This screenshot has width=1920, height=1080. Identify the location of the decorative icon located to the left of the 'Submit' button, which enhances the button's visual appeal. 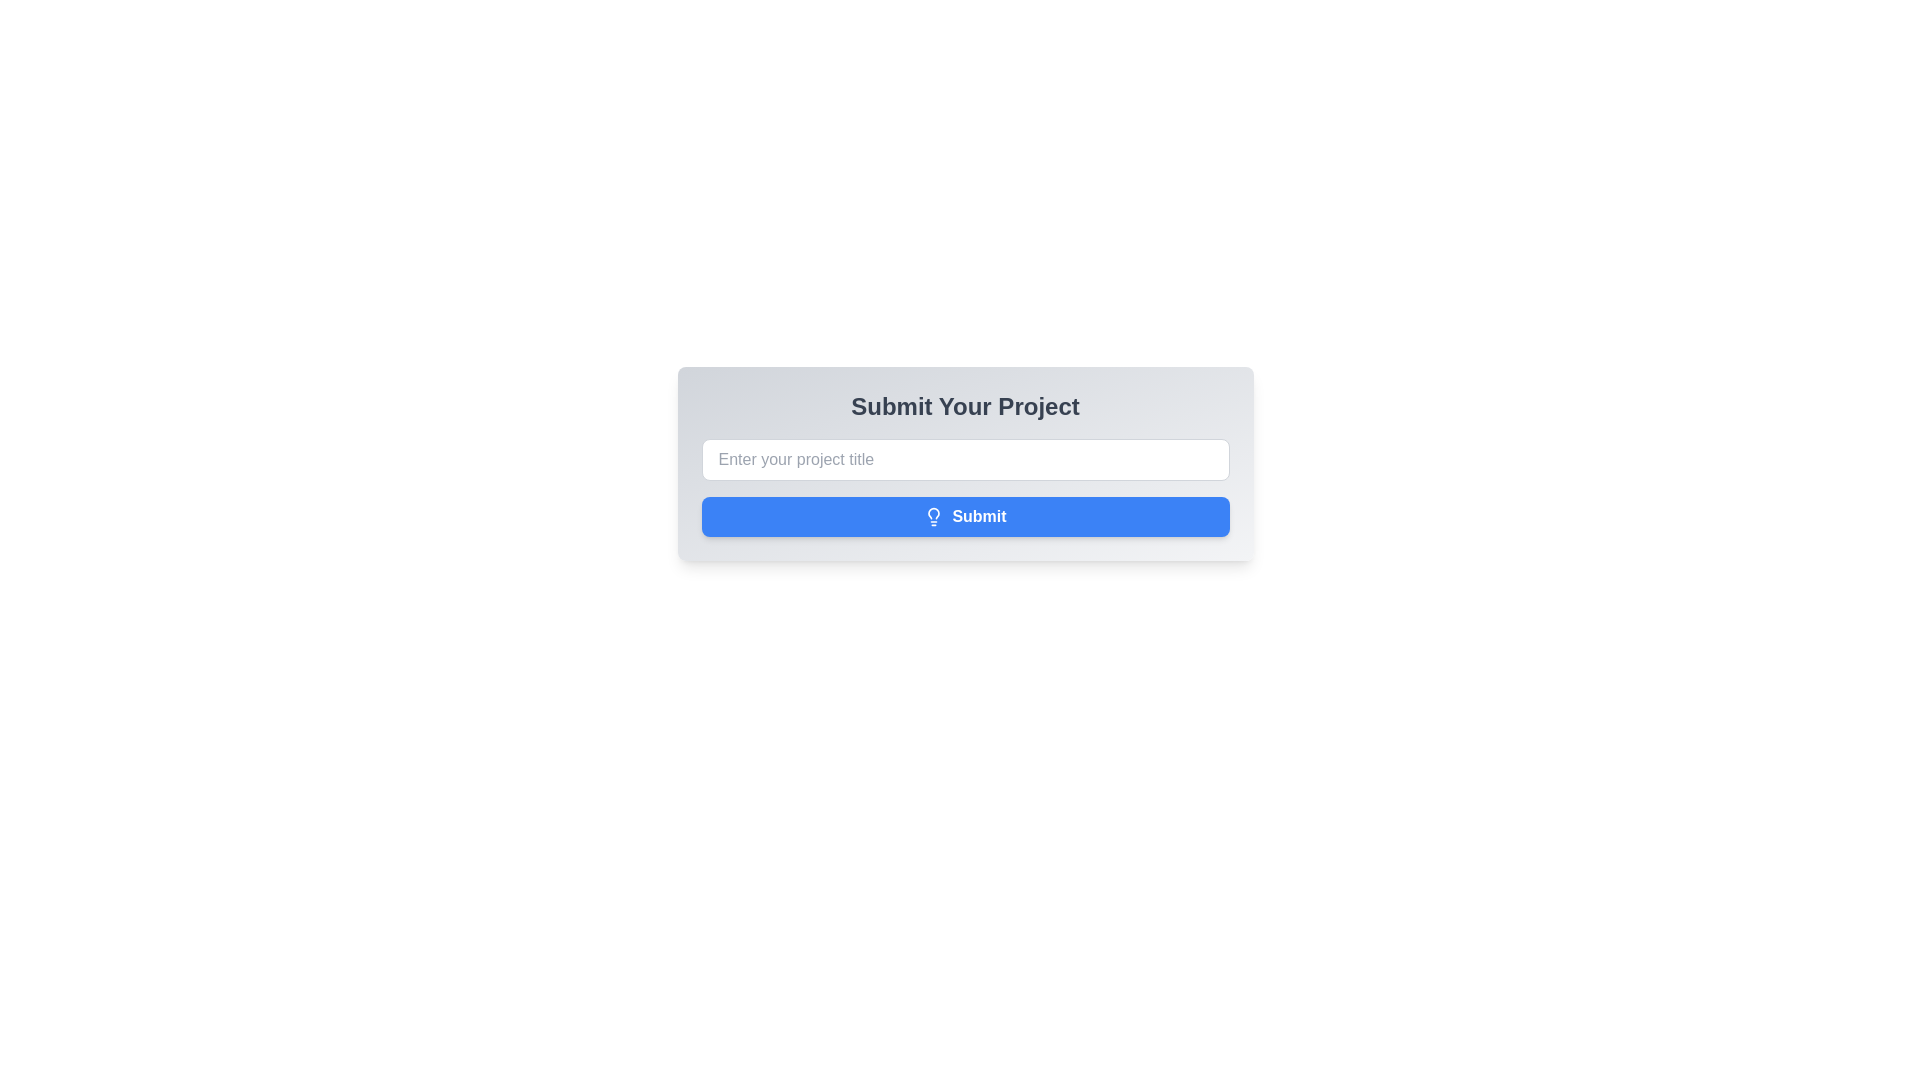
(933, 515).